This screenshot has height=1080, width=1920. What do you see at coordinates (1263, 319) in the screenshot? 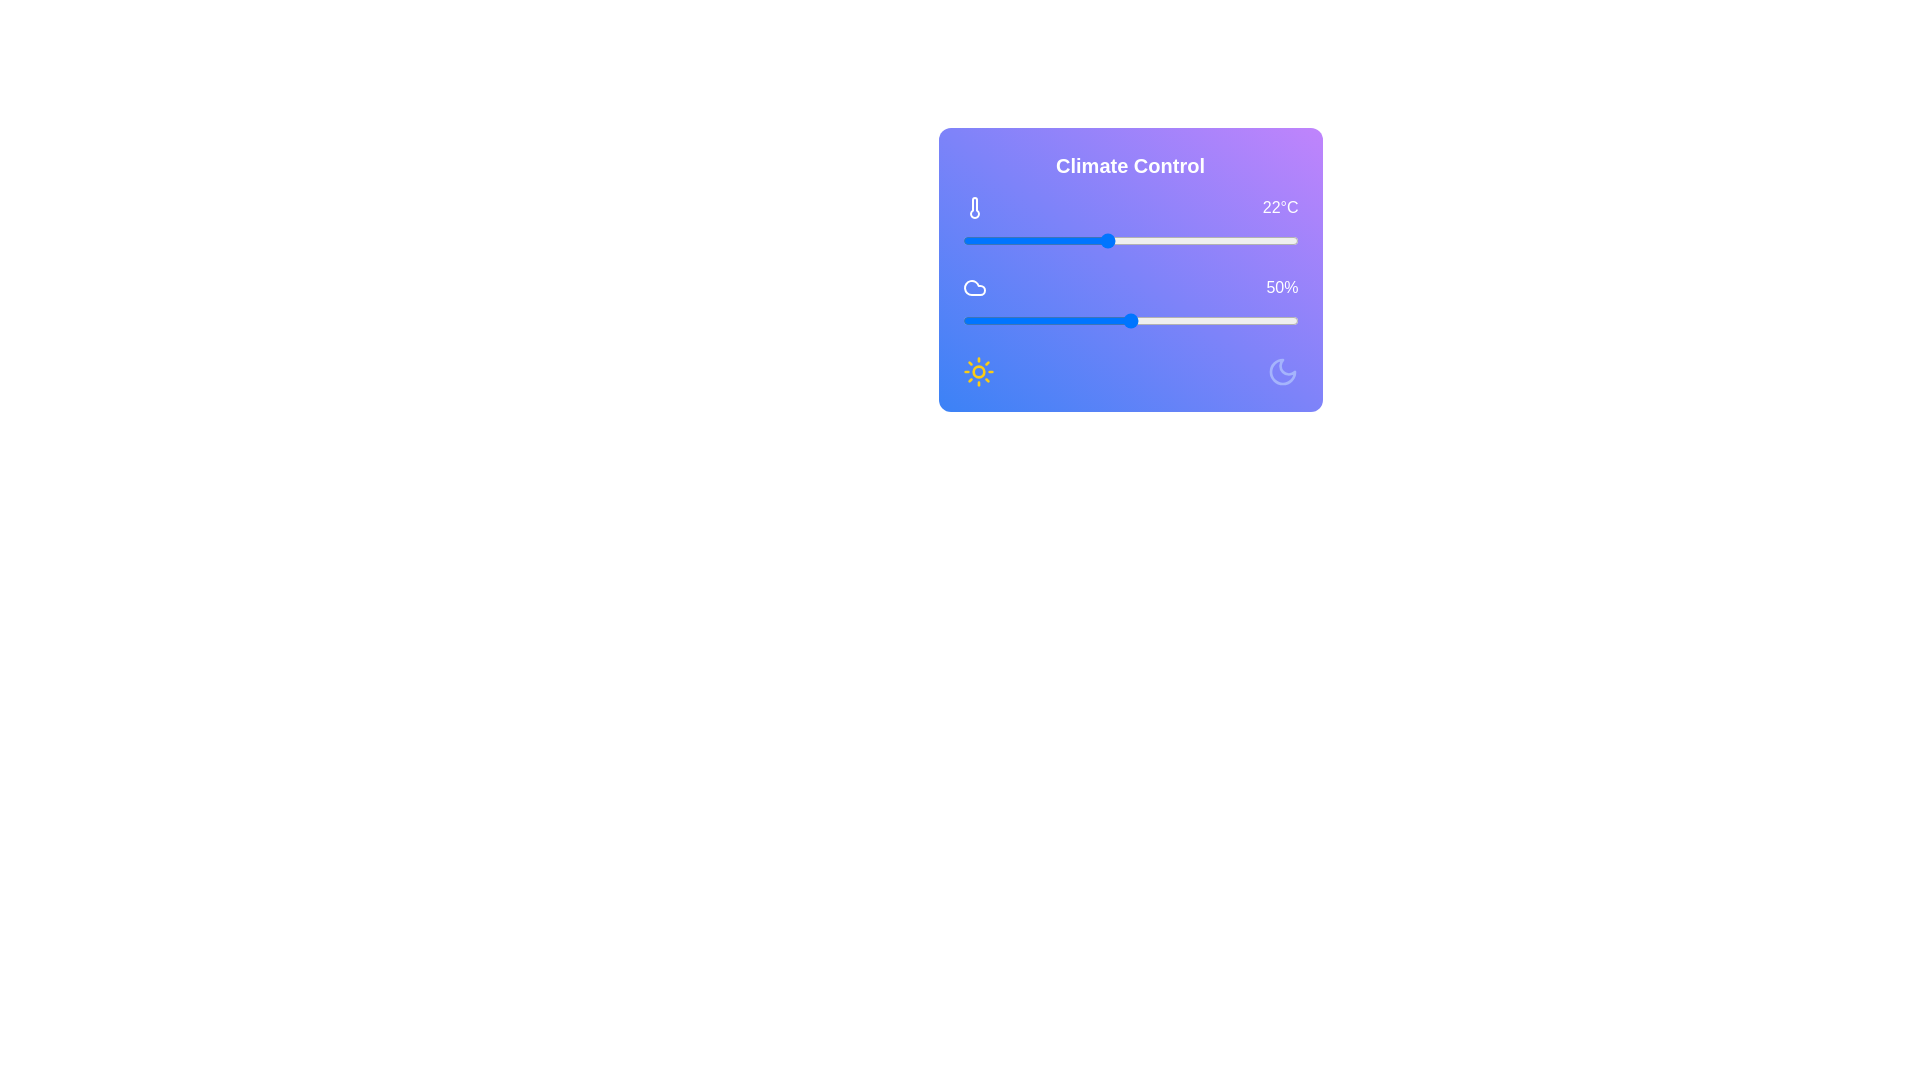
I see `the slider` at bounding box center [1263, 319].